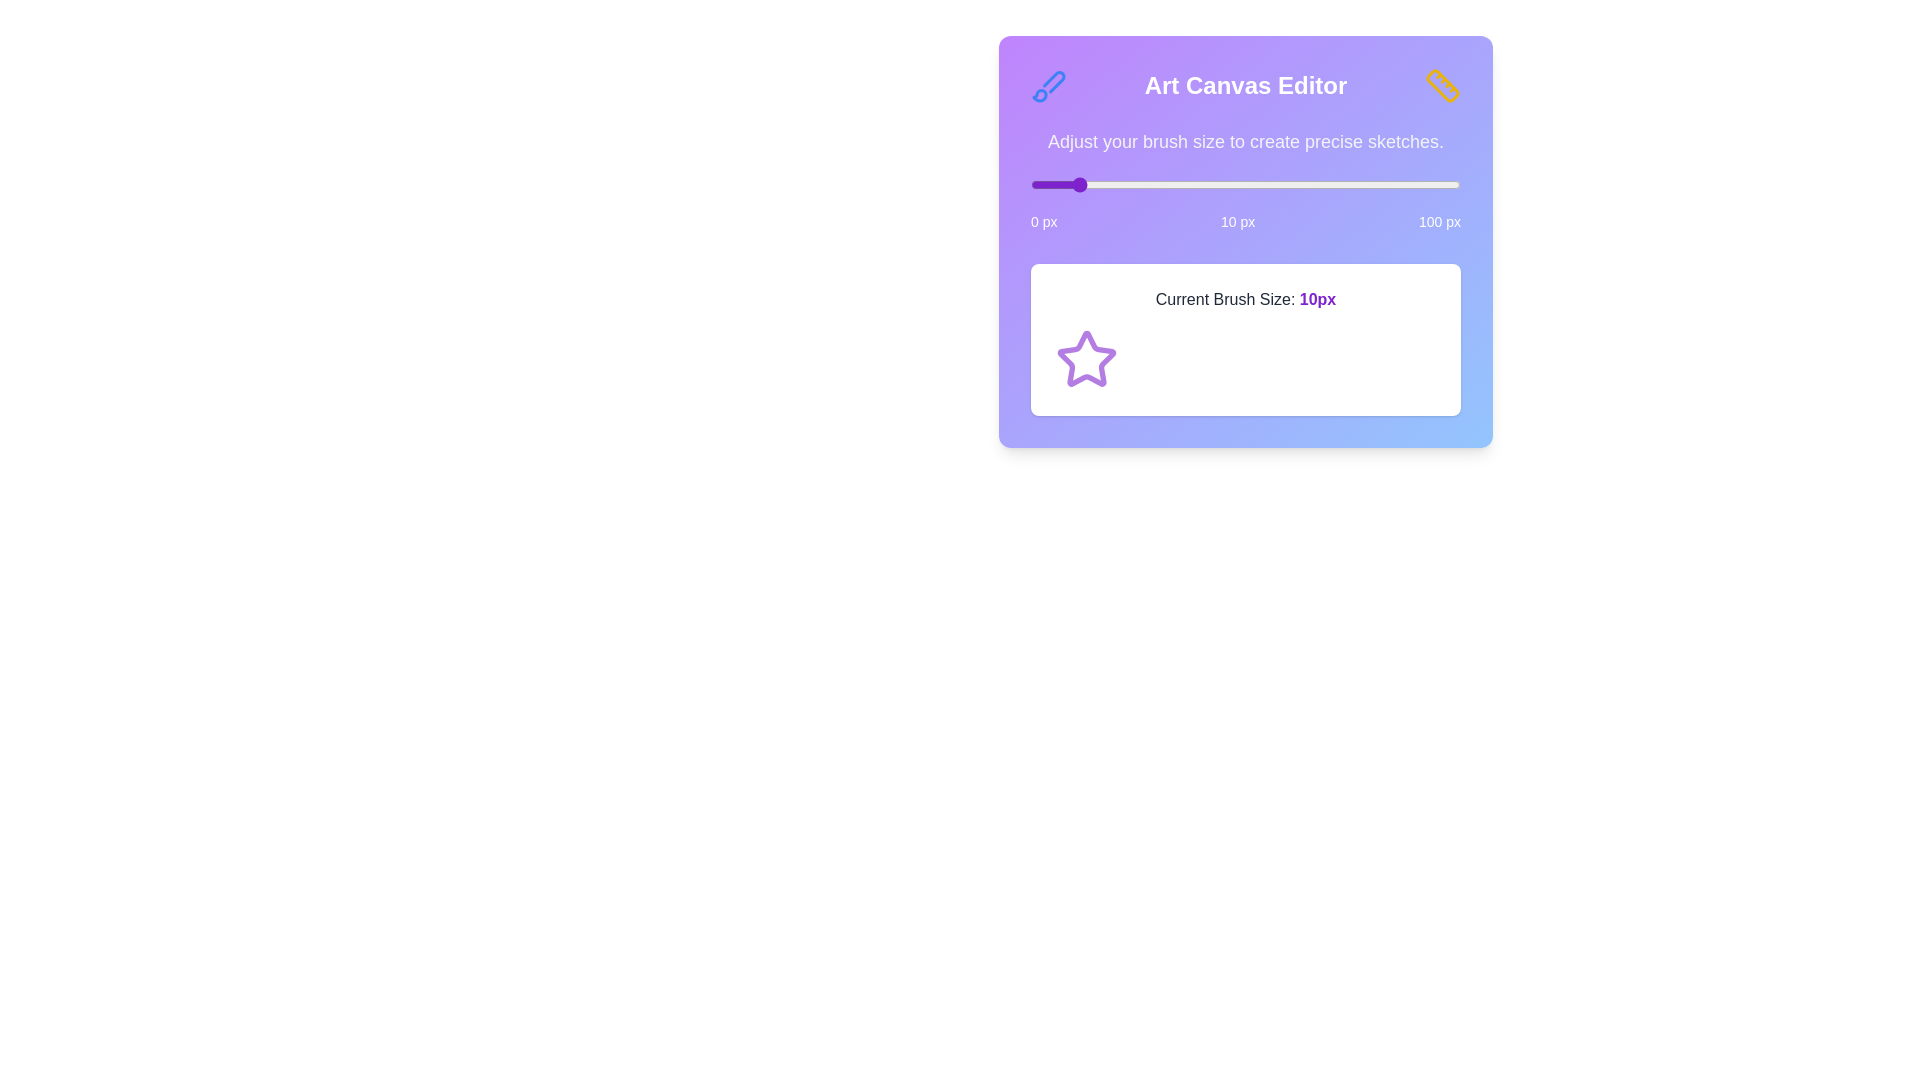  I want to click on the brush size slider to 72 px, so click(1340, 185).